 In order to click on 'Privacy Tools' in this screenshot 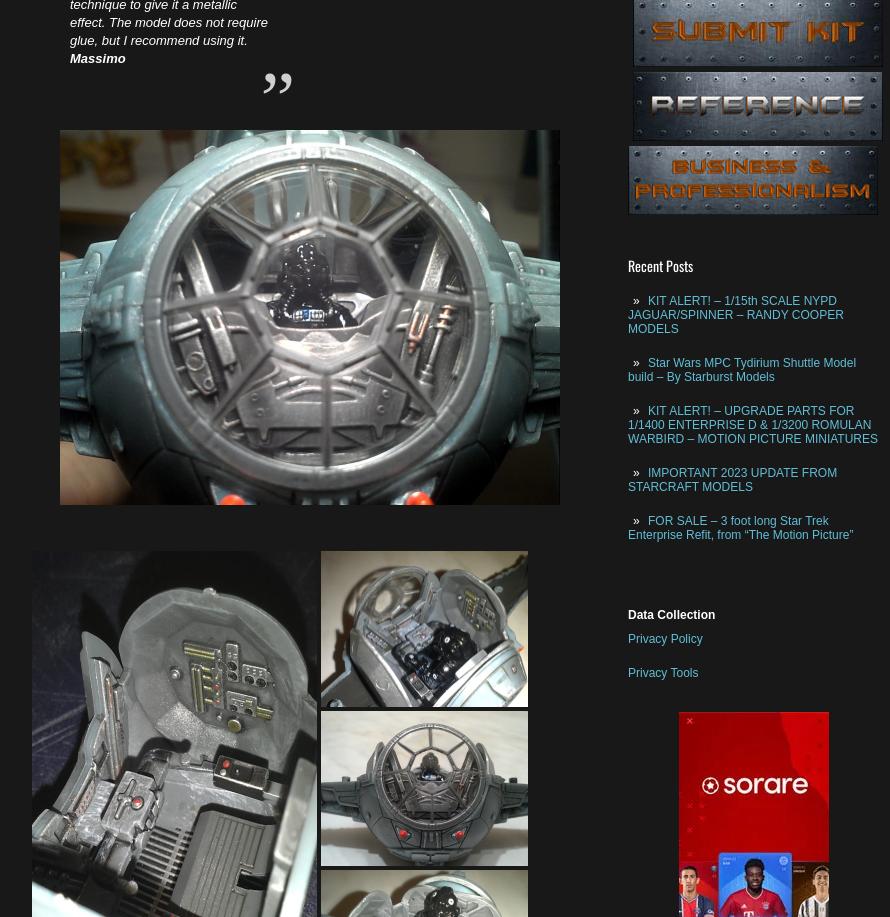, I will do `click(662, 671)`.